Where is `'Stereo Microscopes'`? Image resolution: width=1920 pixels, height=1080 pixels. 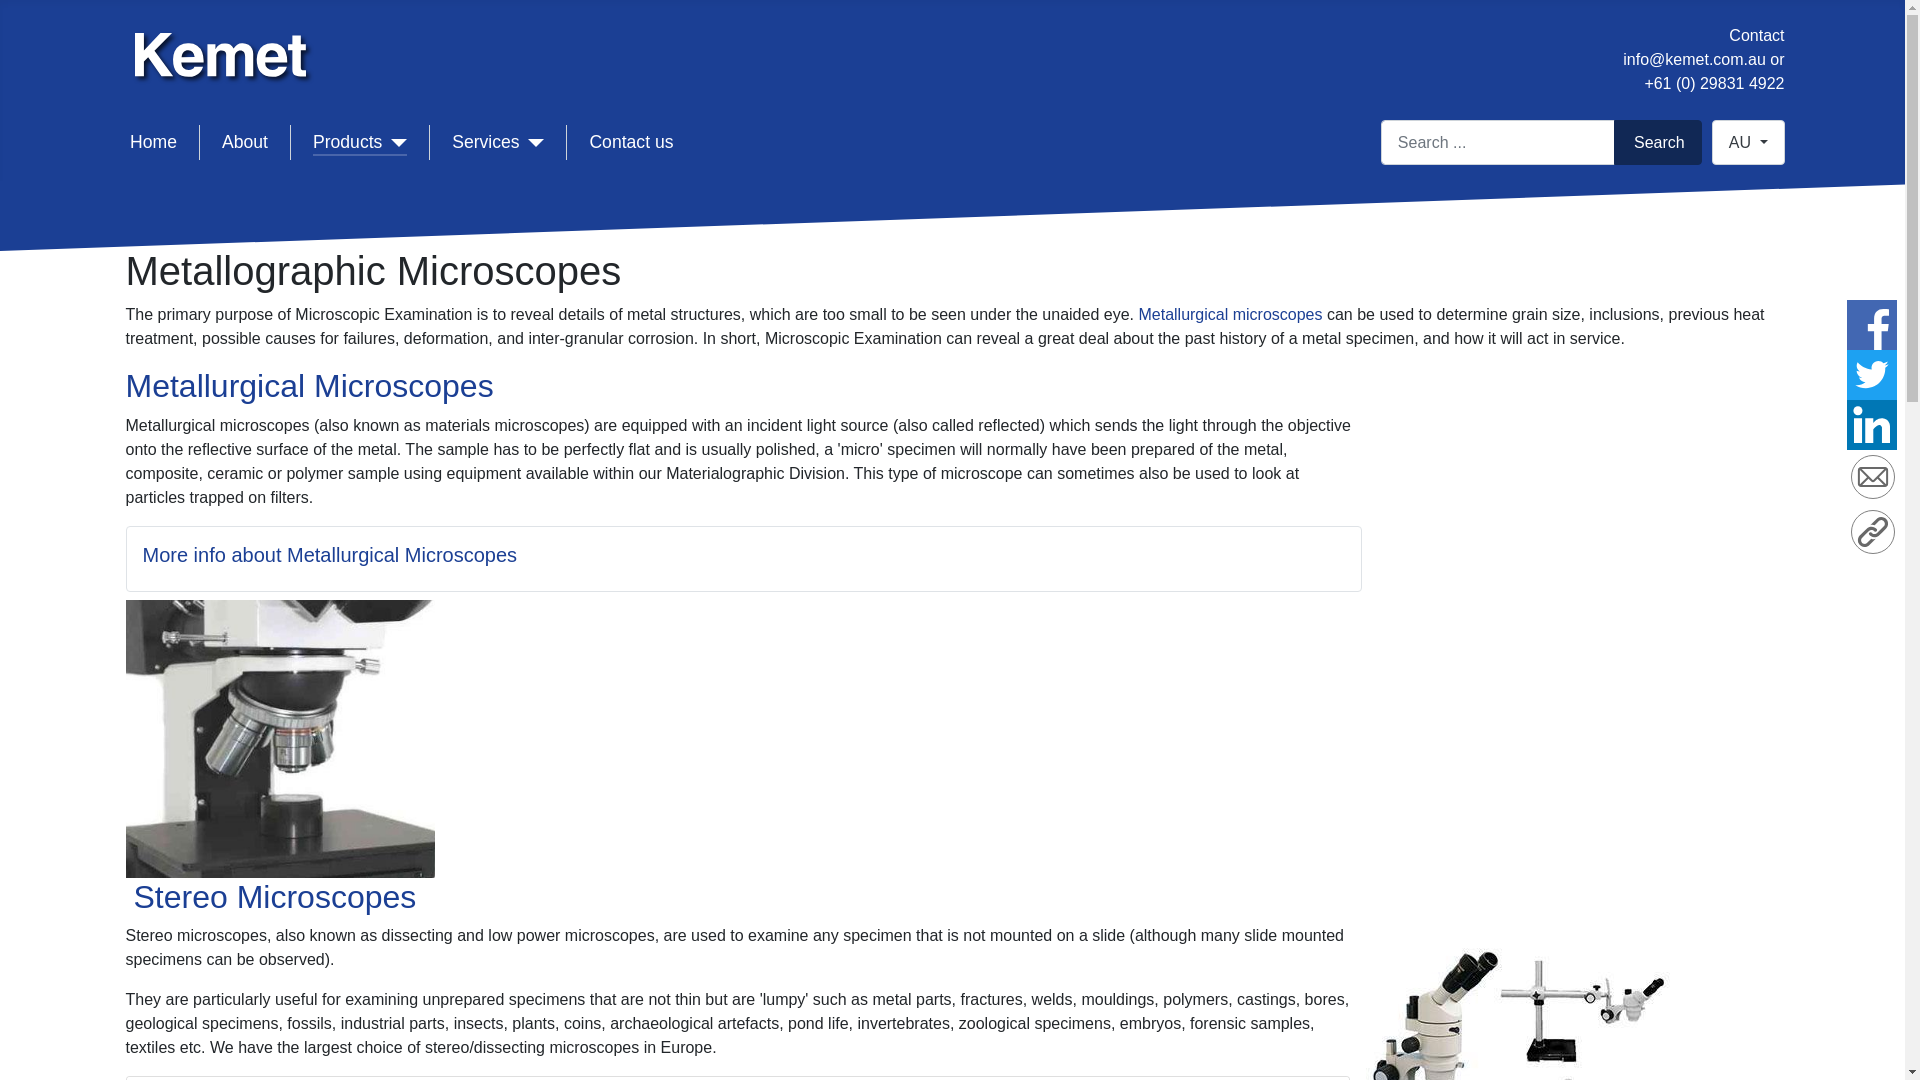 'Stereo Microscopes' is located at coordinates (133, 896).